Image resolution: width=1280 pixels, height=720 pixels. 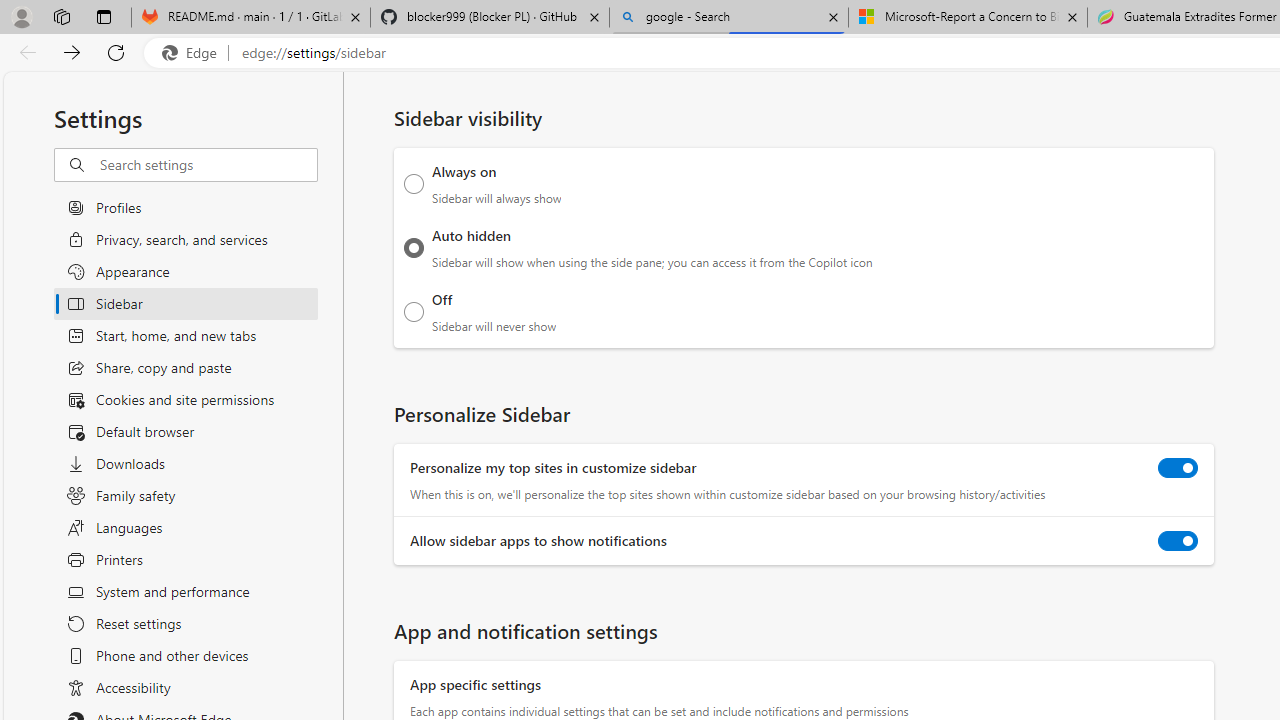 I want to click on 'Off Sidebar will never show', so click(x=413, y=311).